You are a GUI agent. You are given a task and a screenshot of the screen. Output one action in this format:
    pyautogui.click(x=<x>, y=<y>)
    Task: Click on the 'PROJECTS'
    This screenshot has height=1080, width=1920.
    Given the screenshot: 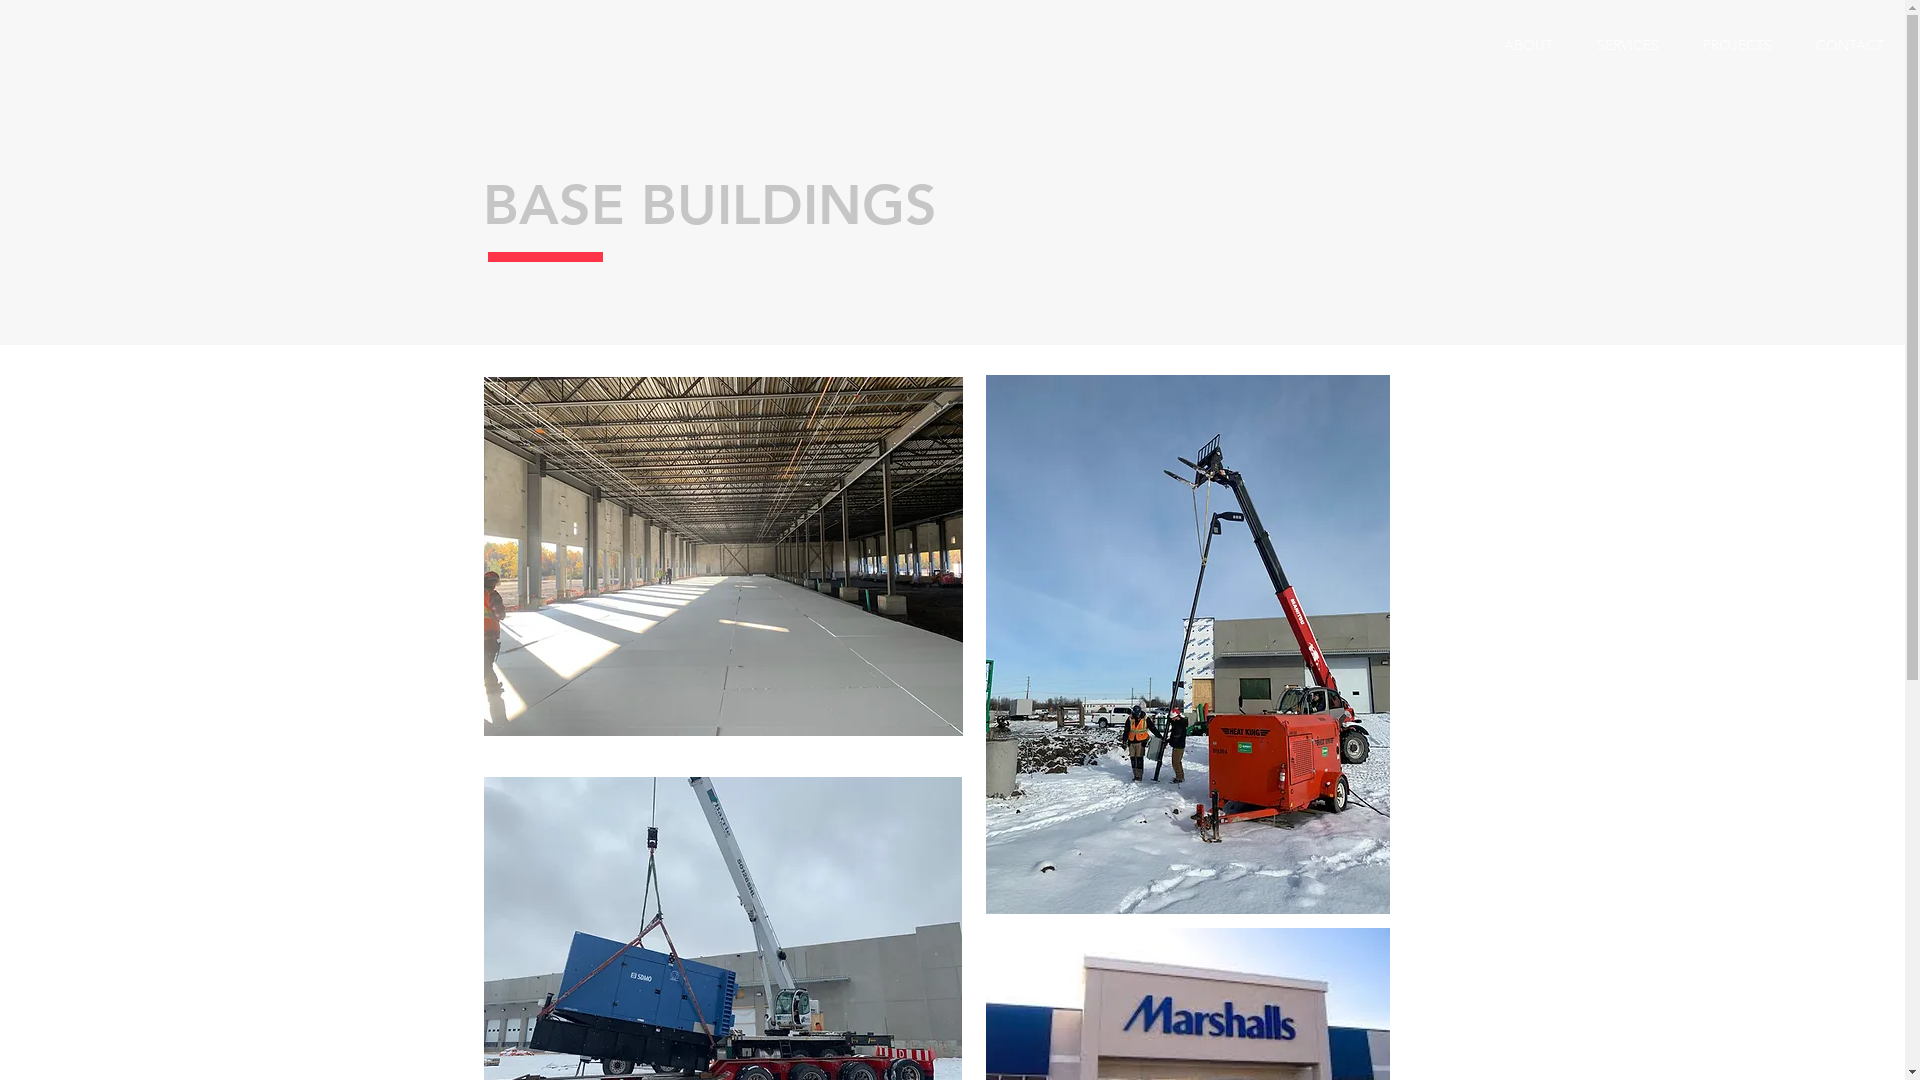 What is the action you would take?
    pyautogui.click(x=1736, y=45)
    